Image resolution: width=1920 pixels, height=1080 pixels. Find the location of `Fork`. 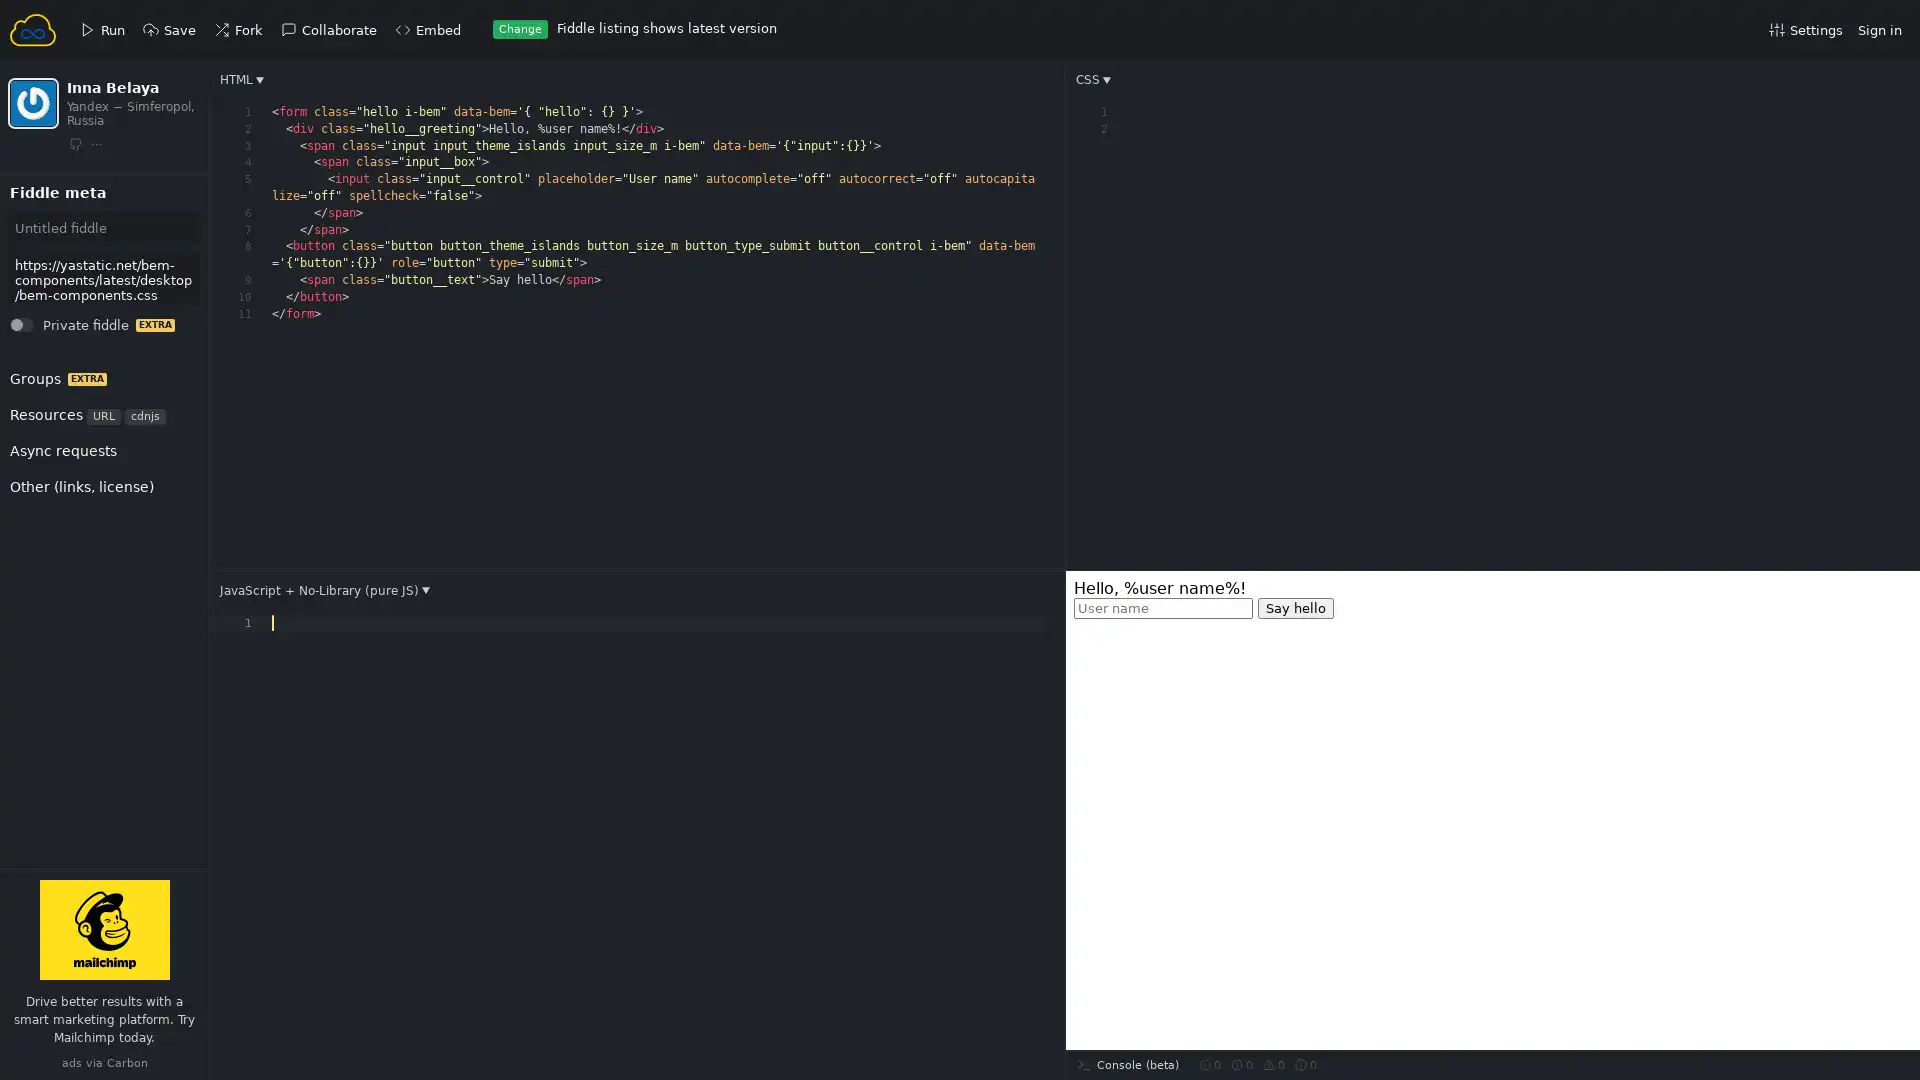

Fork is located at coordinates (41, 215).